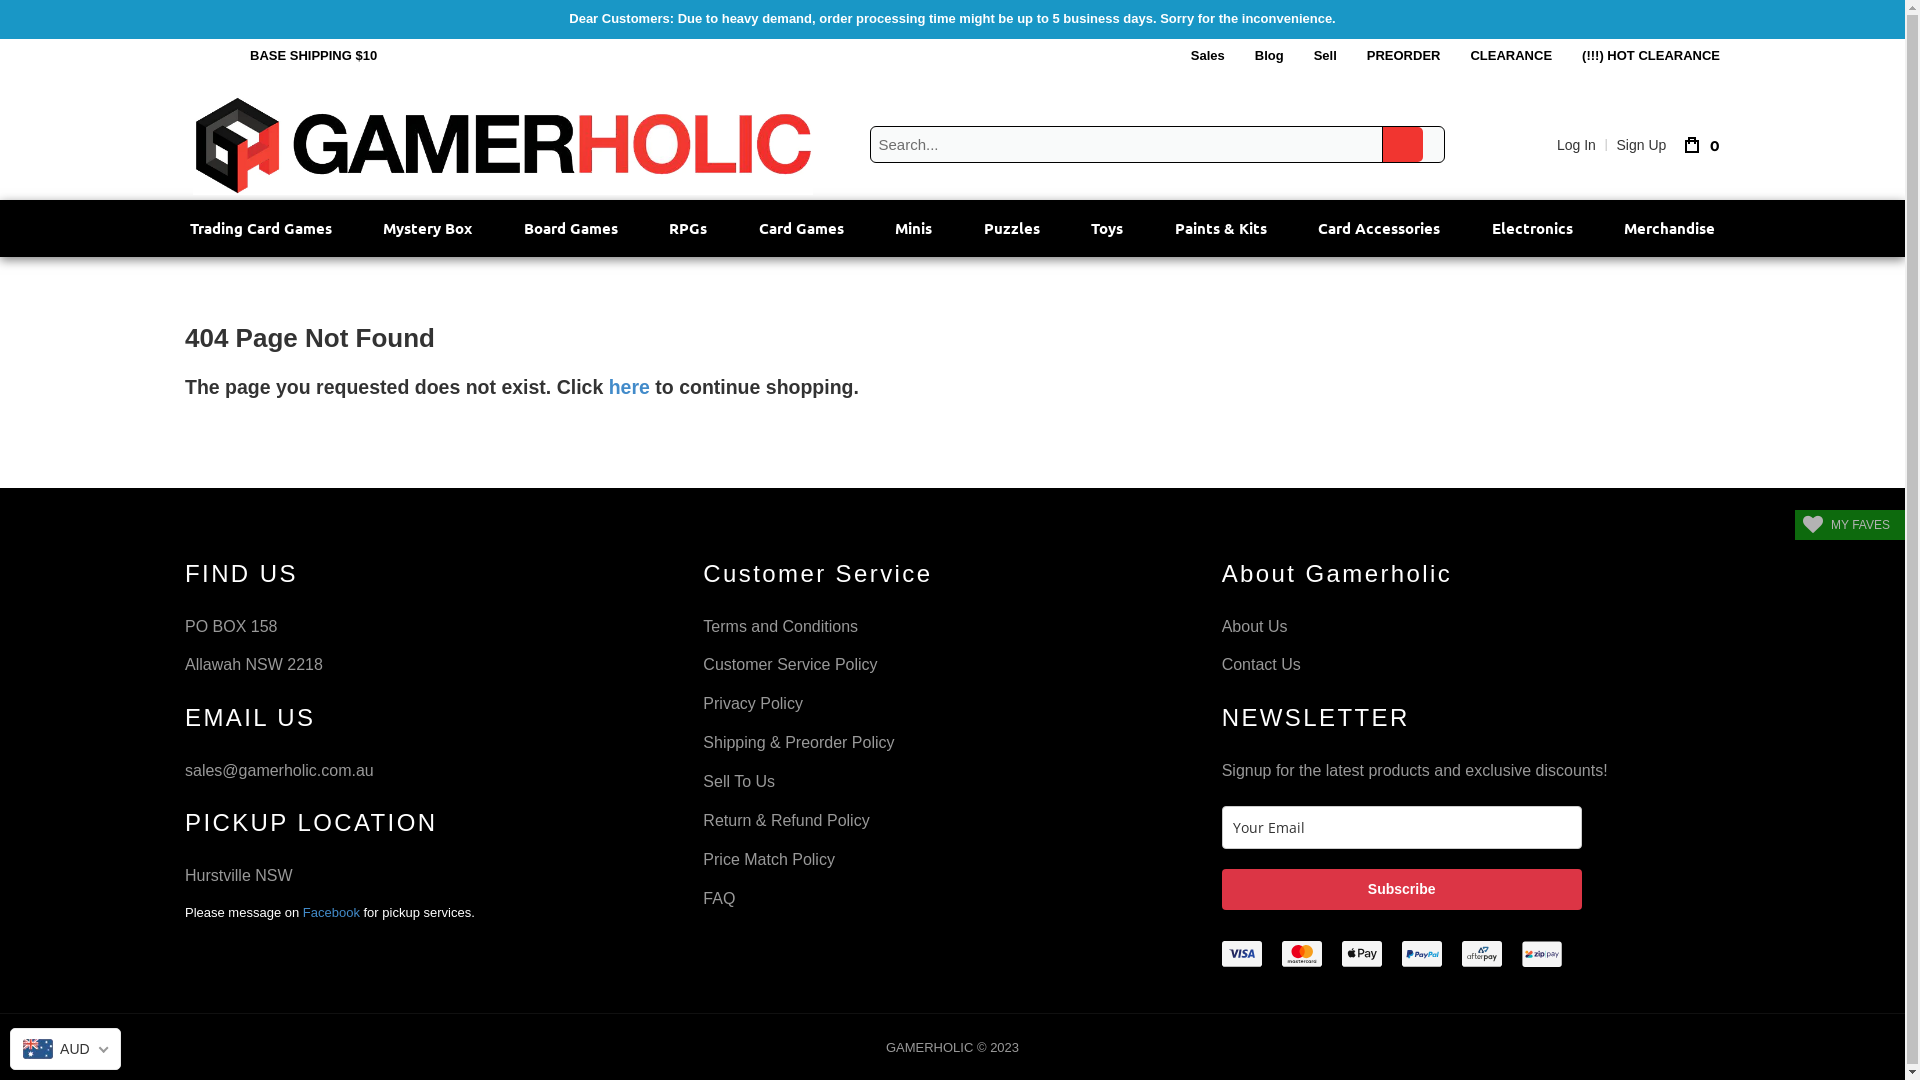 Image resolution: width=1920 pixels, height=1080 pixels. Describe the element at coordinates (331, 912) in the screenshot. I see `'Facebook'` at that location.